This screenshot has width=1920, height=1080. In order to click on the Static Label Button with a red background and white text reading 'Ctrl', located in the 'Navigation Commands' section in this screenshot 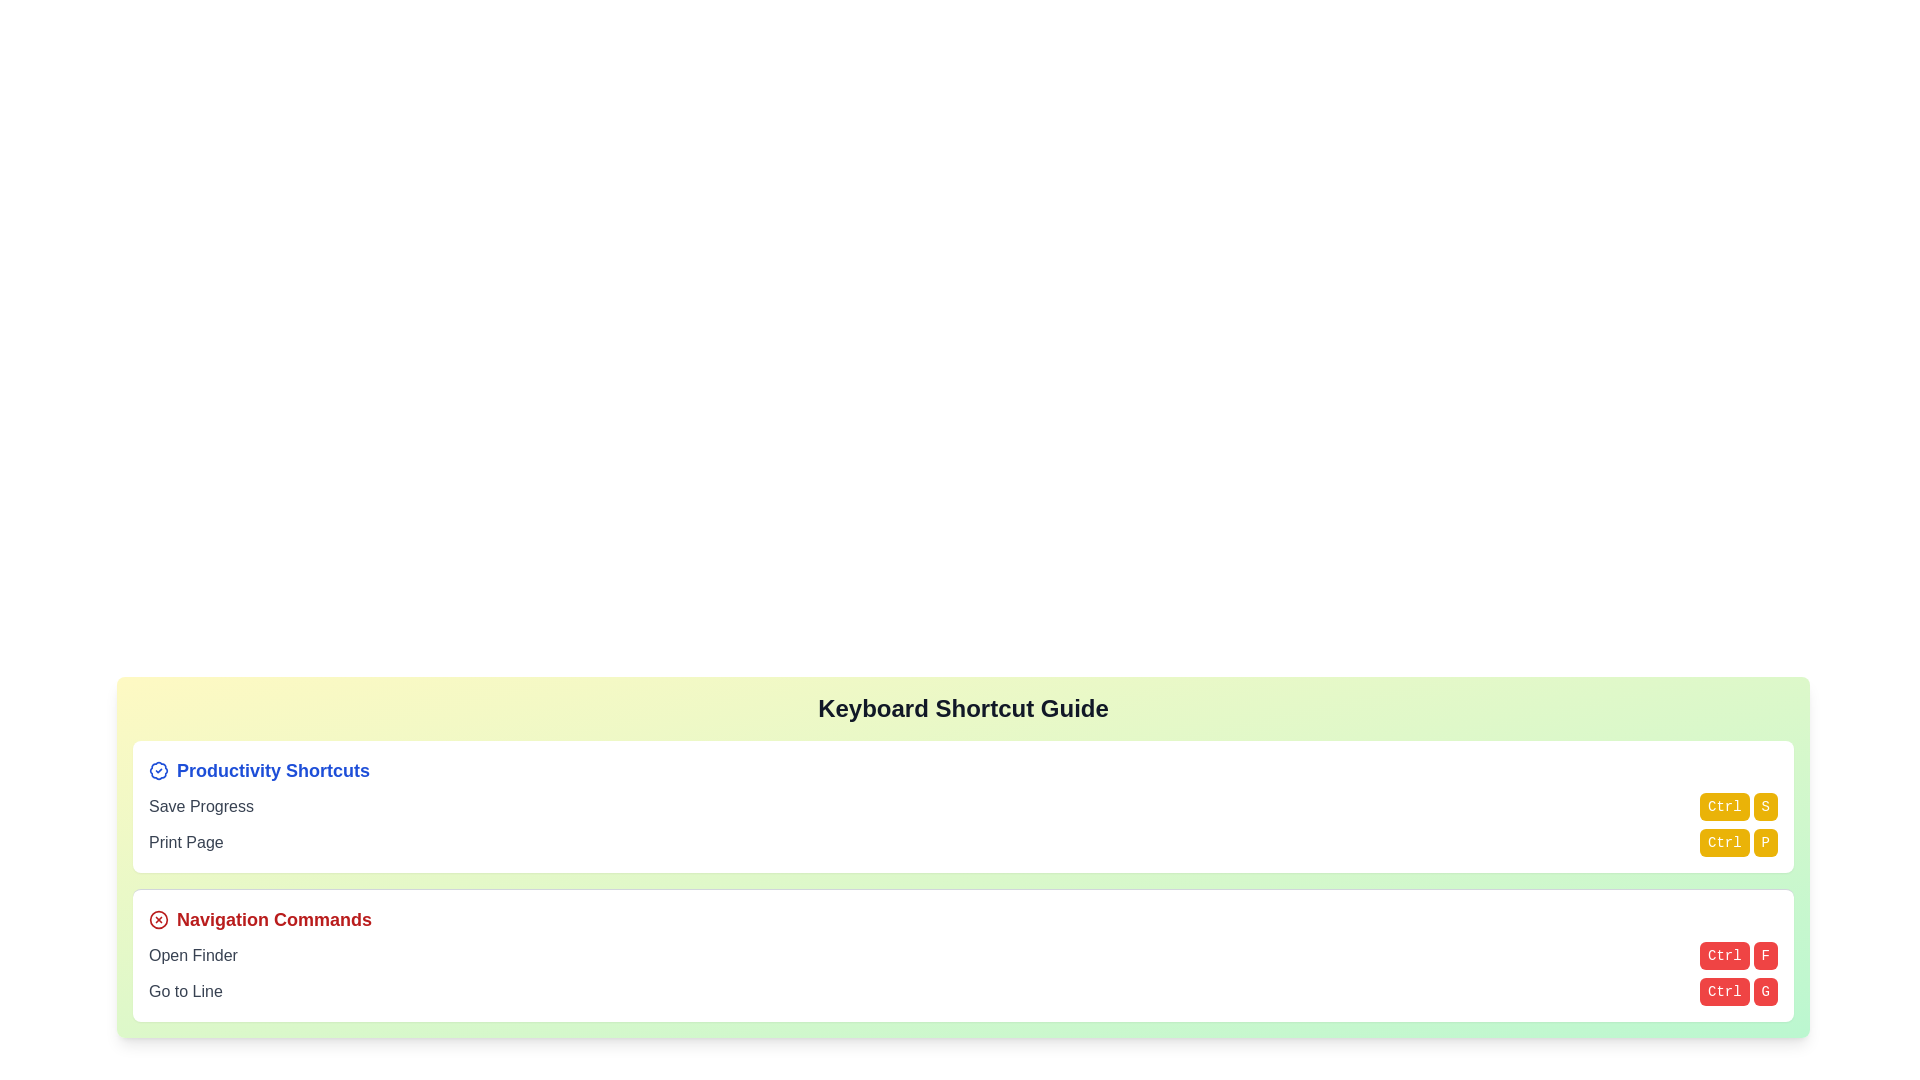, I will do `click(1723, 991)`.